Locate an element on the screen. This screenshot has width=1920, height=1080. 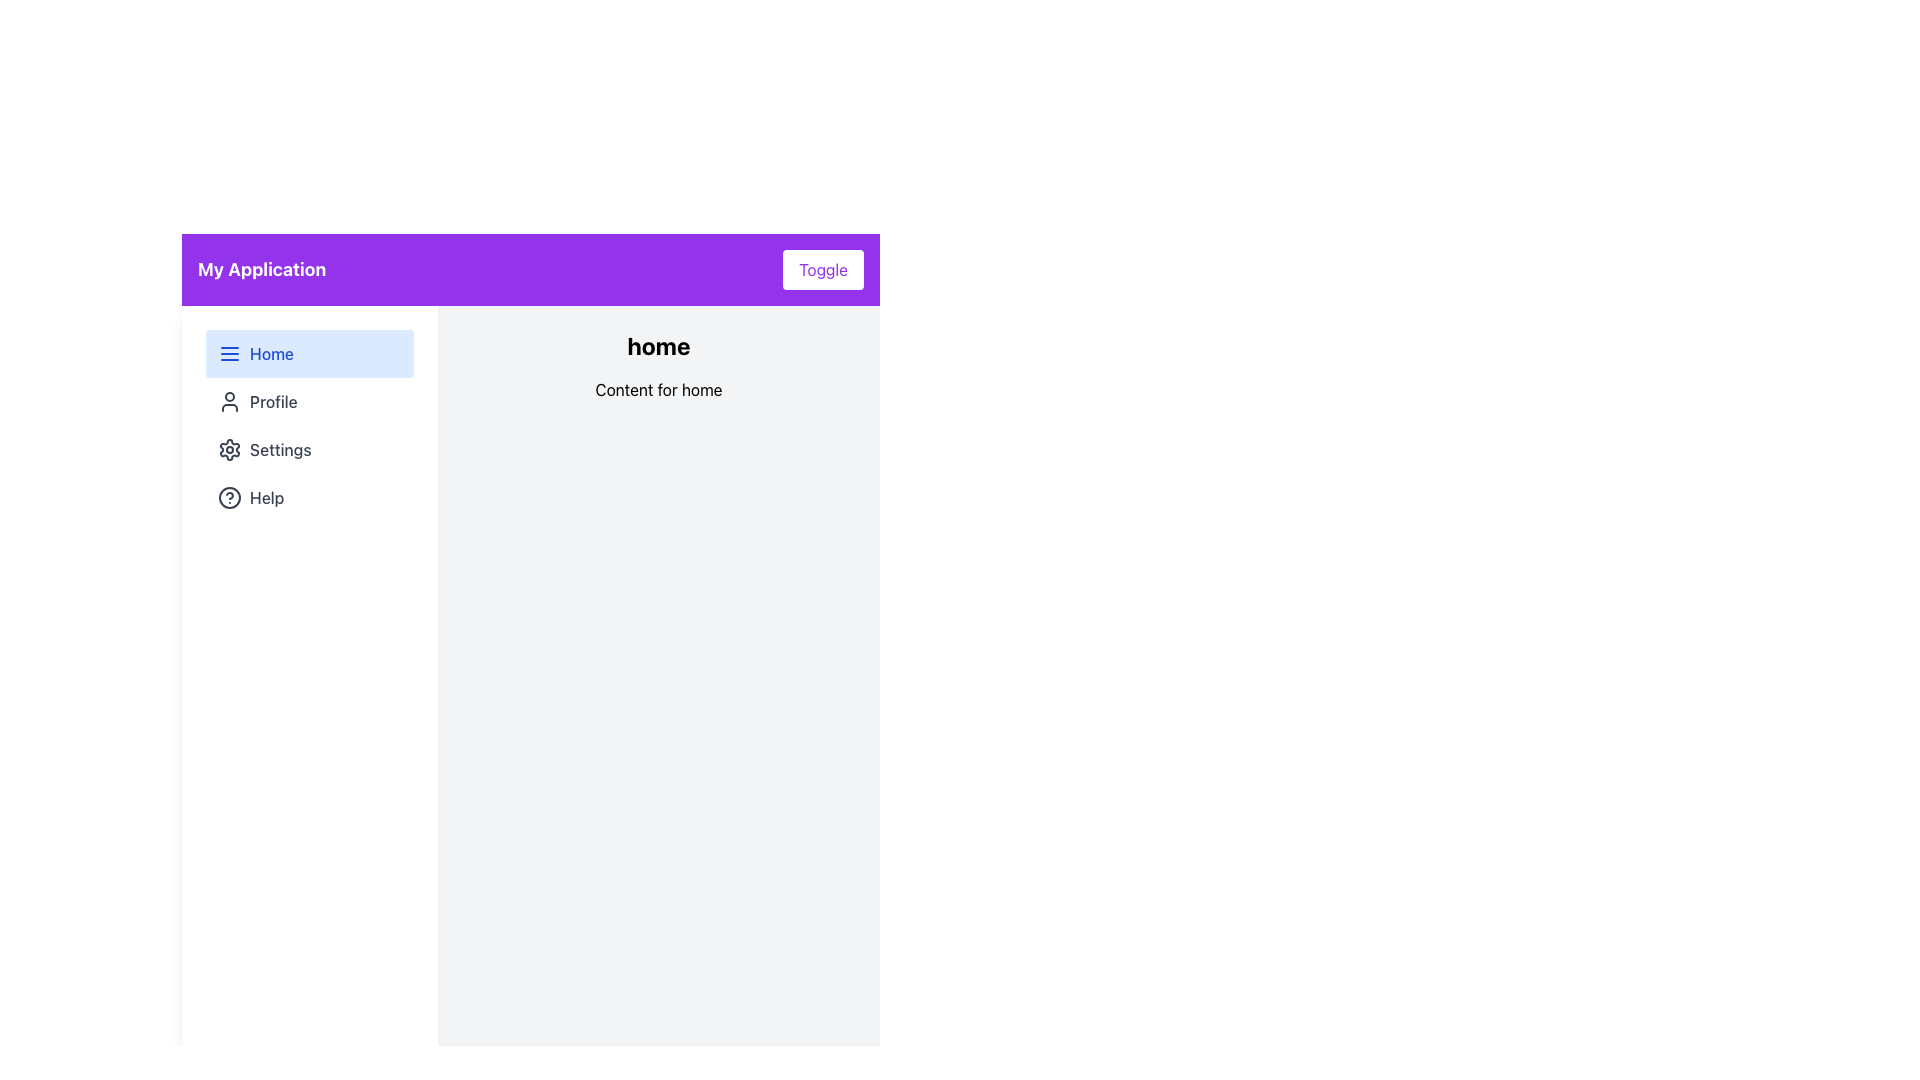
the text label displaying 'My Application' which is styled with a bold font against a purple background is located at coordinates (261, 270).